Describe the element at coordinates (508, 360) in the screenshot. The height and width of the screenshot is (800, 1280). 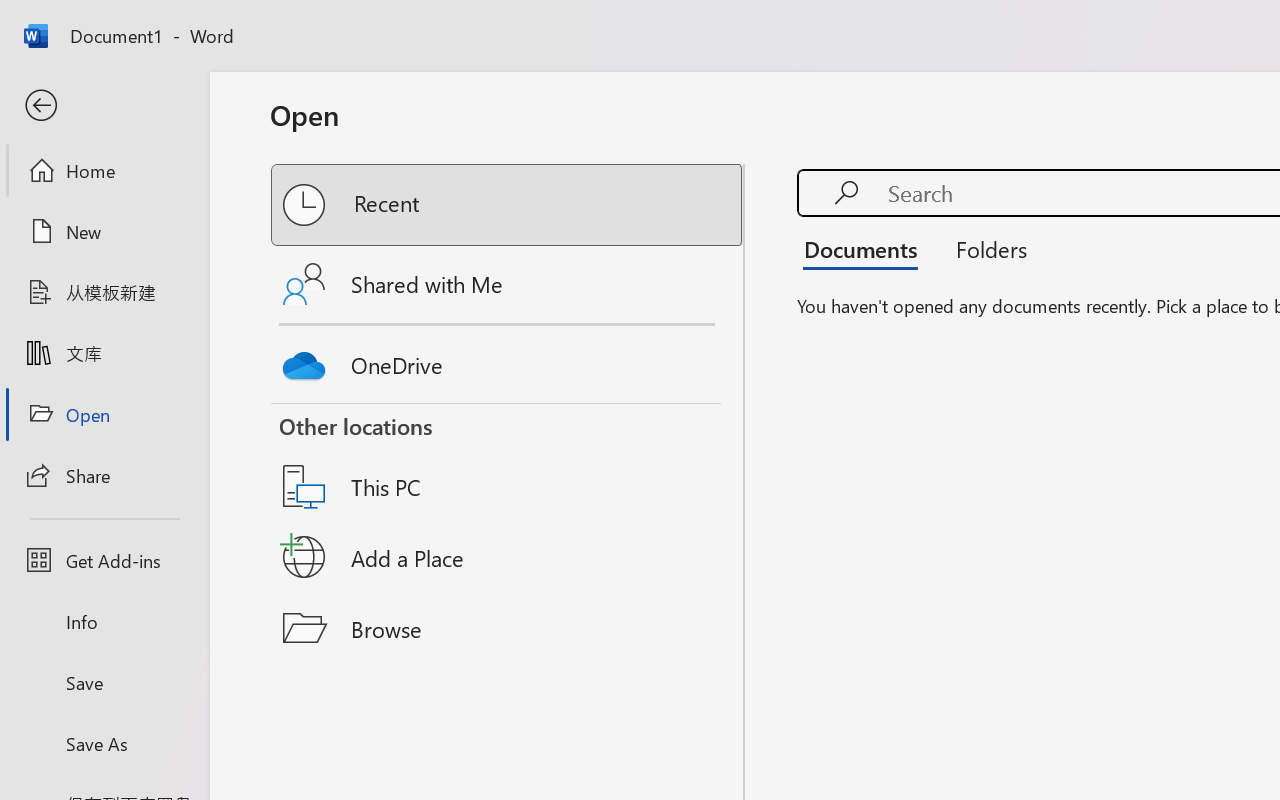
I see `'OneDrive'` at that location.